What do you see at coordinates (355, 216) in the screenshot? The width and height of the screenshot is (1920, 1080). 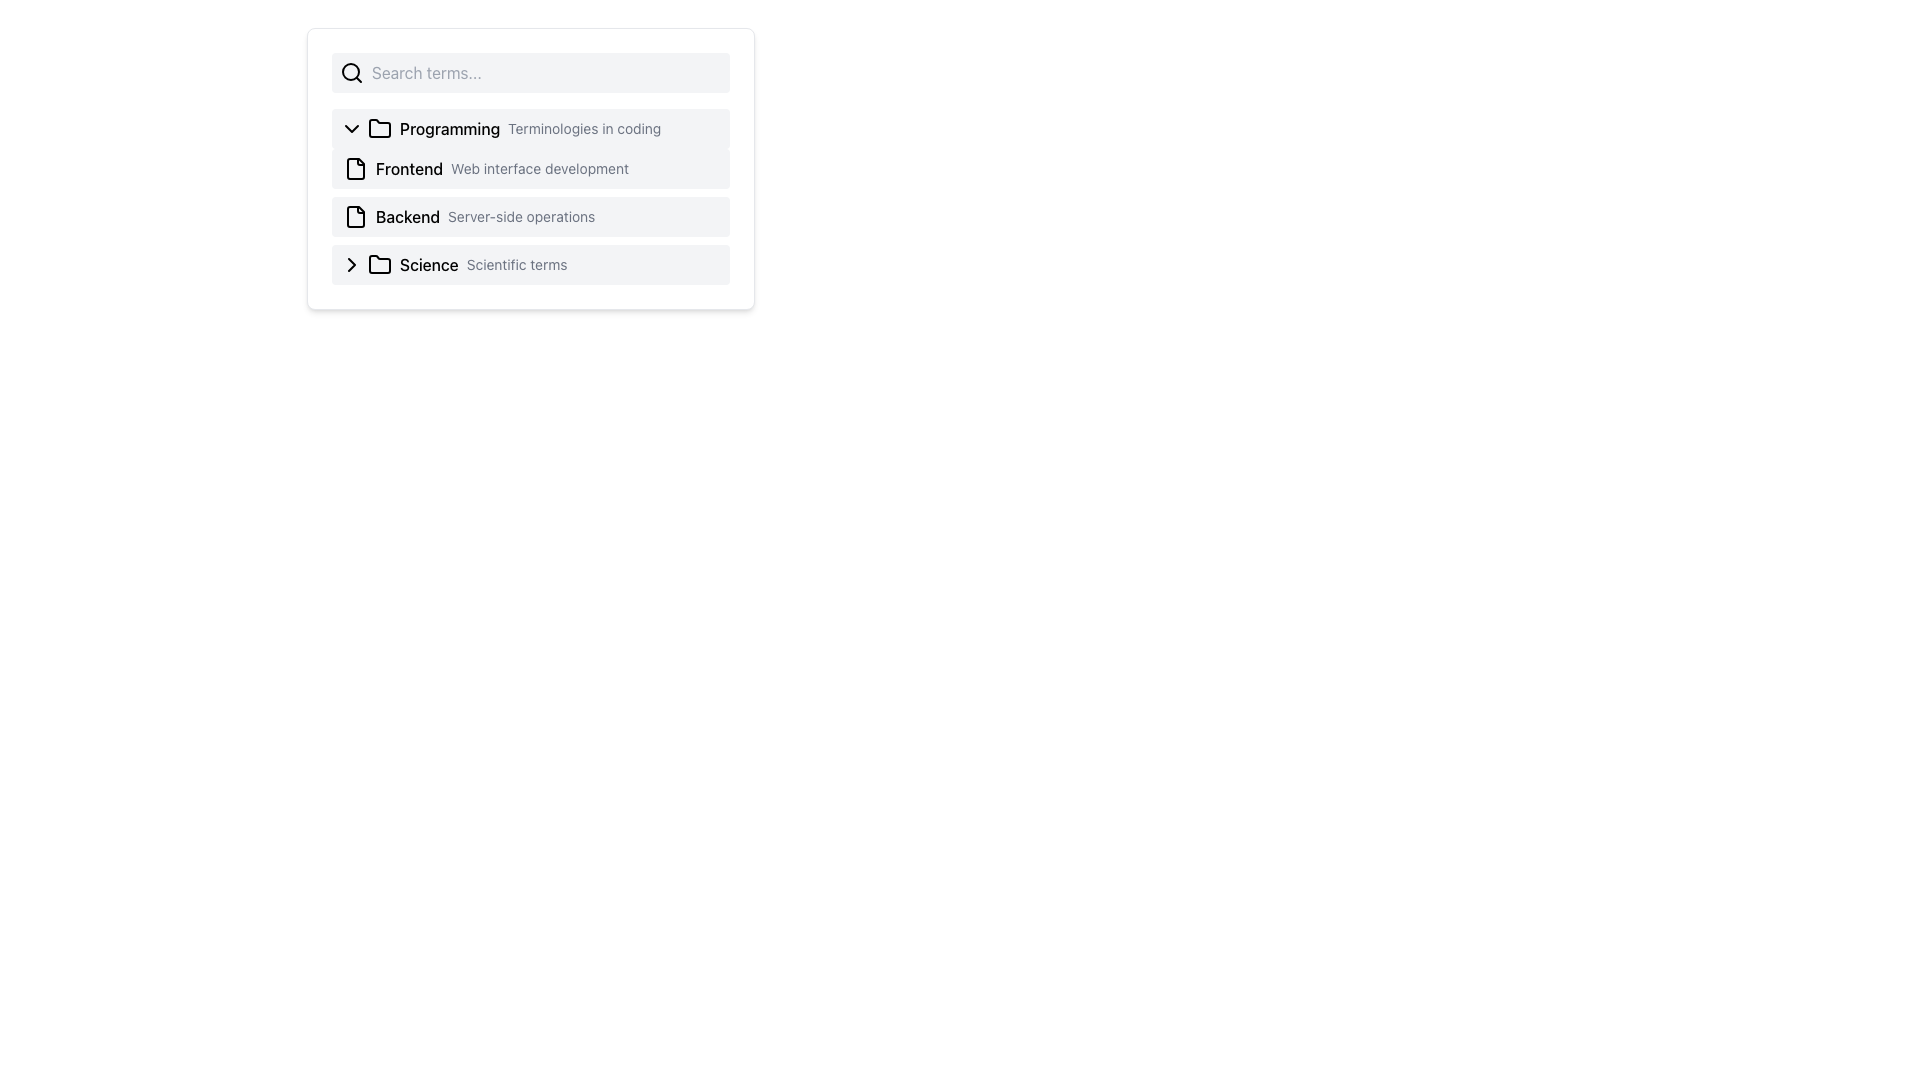 I see `the body of the file/document icon, which visually represents the 'Backend' category in the vertical list of categories` at bounding box center [355, 216].